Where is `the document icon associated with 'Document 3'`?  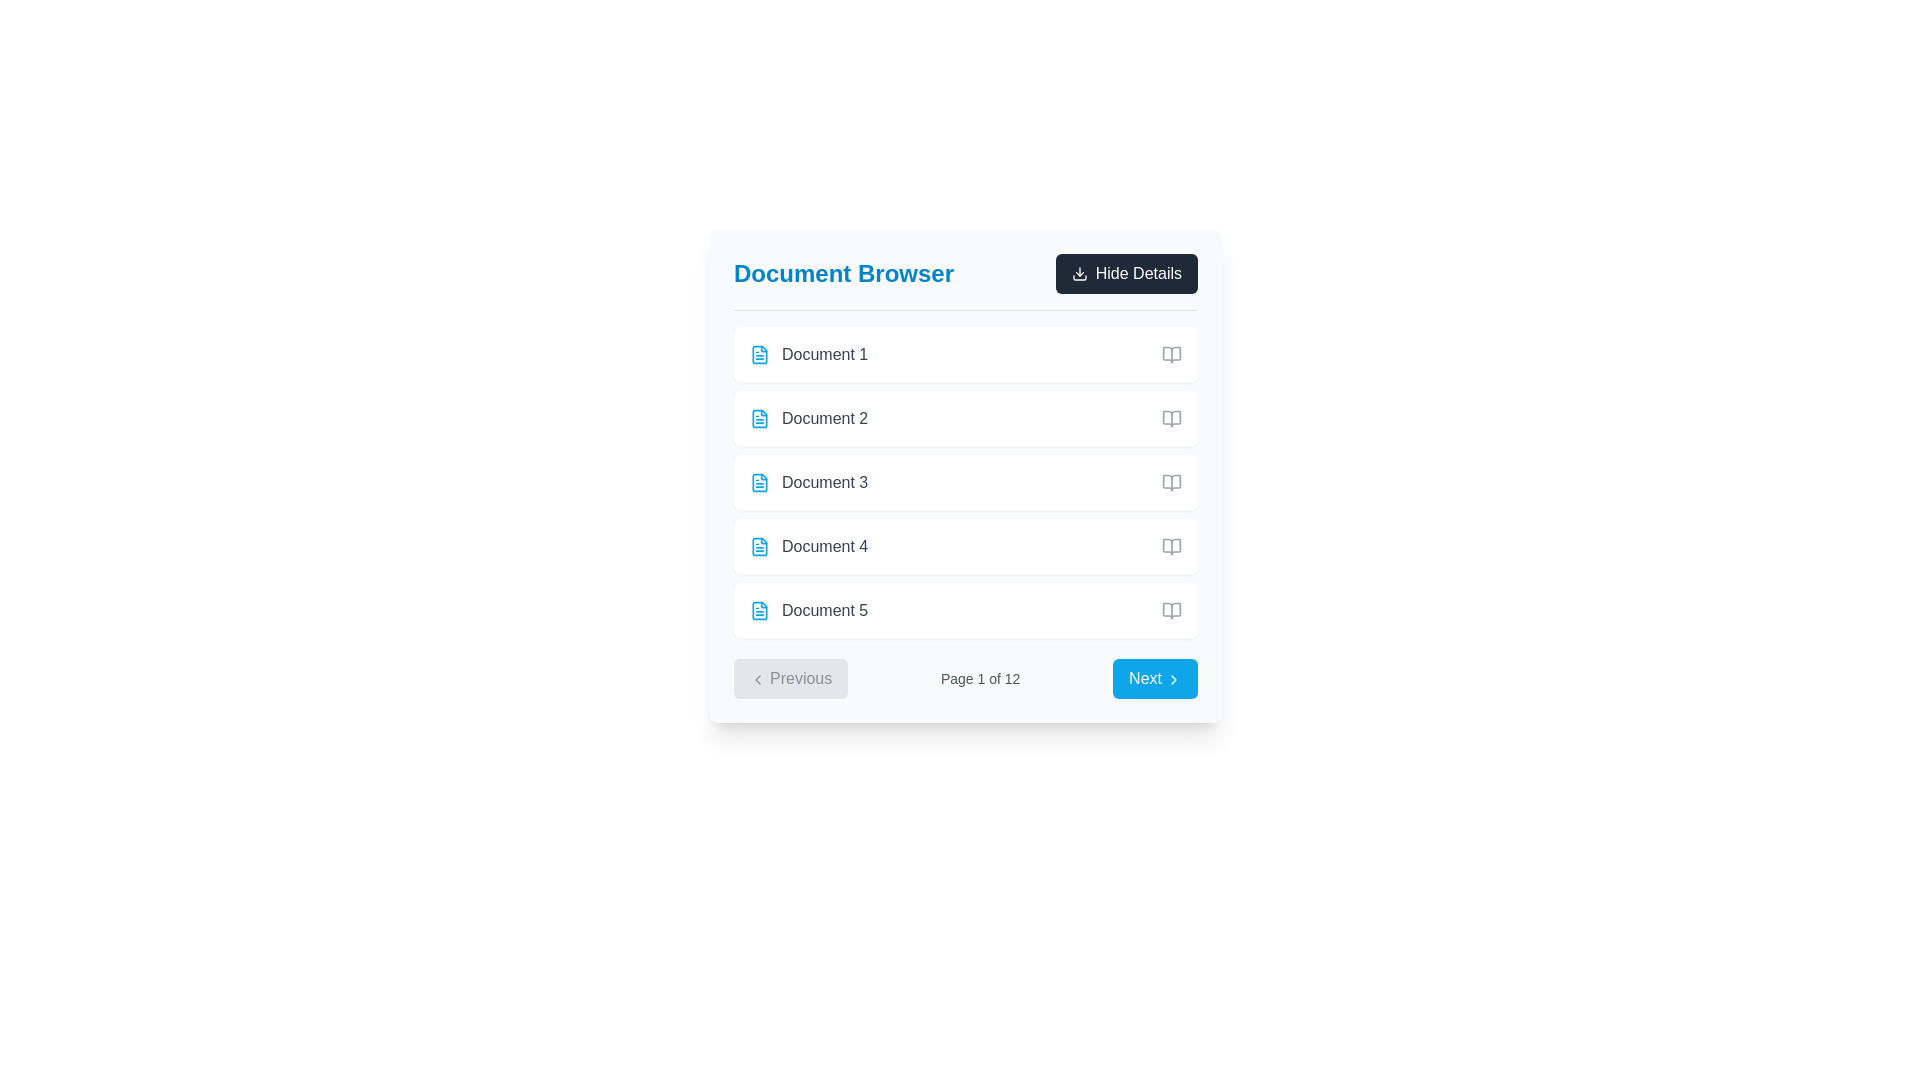
the document icon associated with 'Document 3' is located at coordinates (758, 482).